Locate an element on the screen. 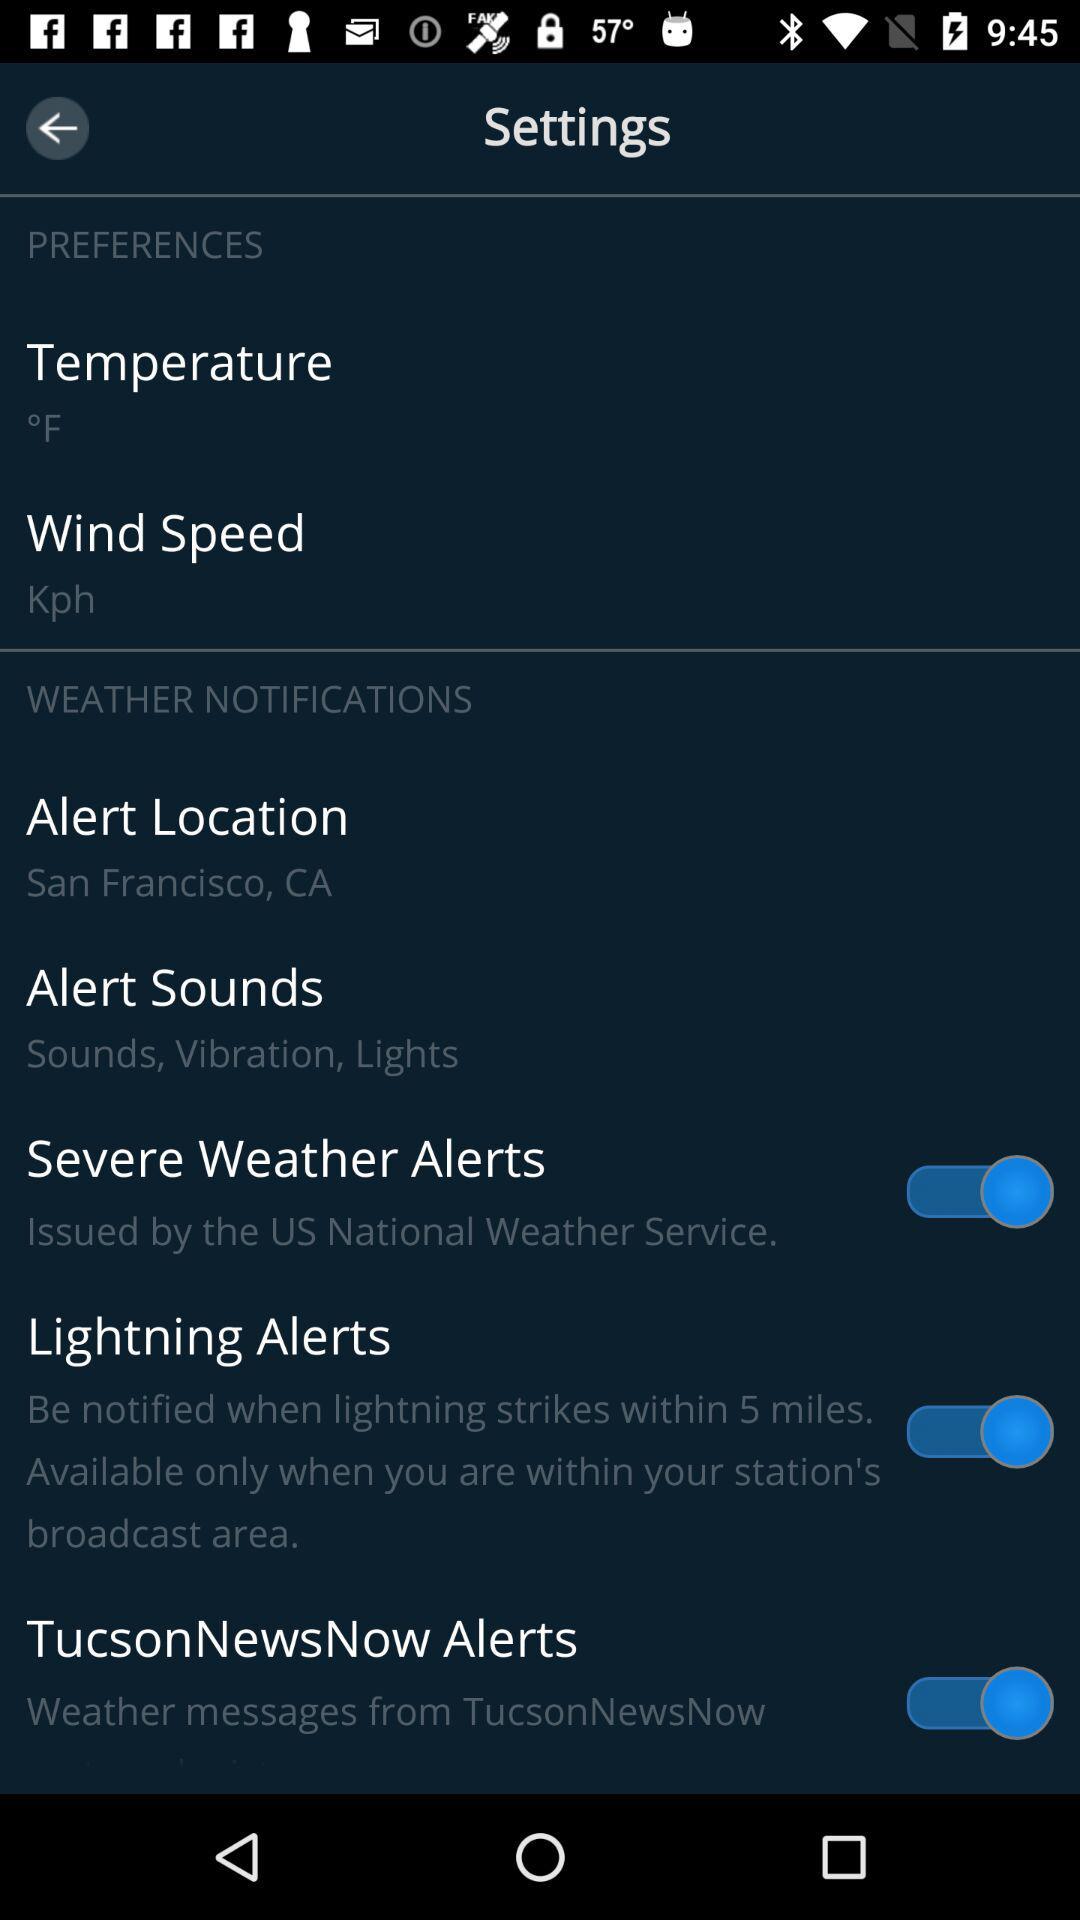  the text which says settings is located at coordinates (540, 149).